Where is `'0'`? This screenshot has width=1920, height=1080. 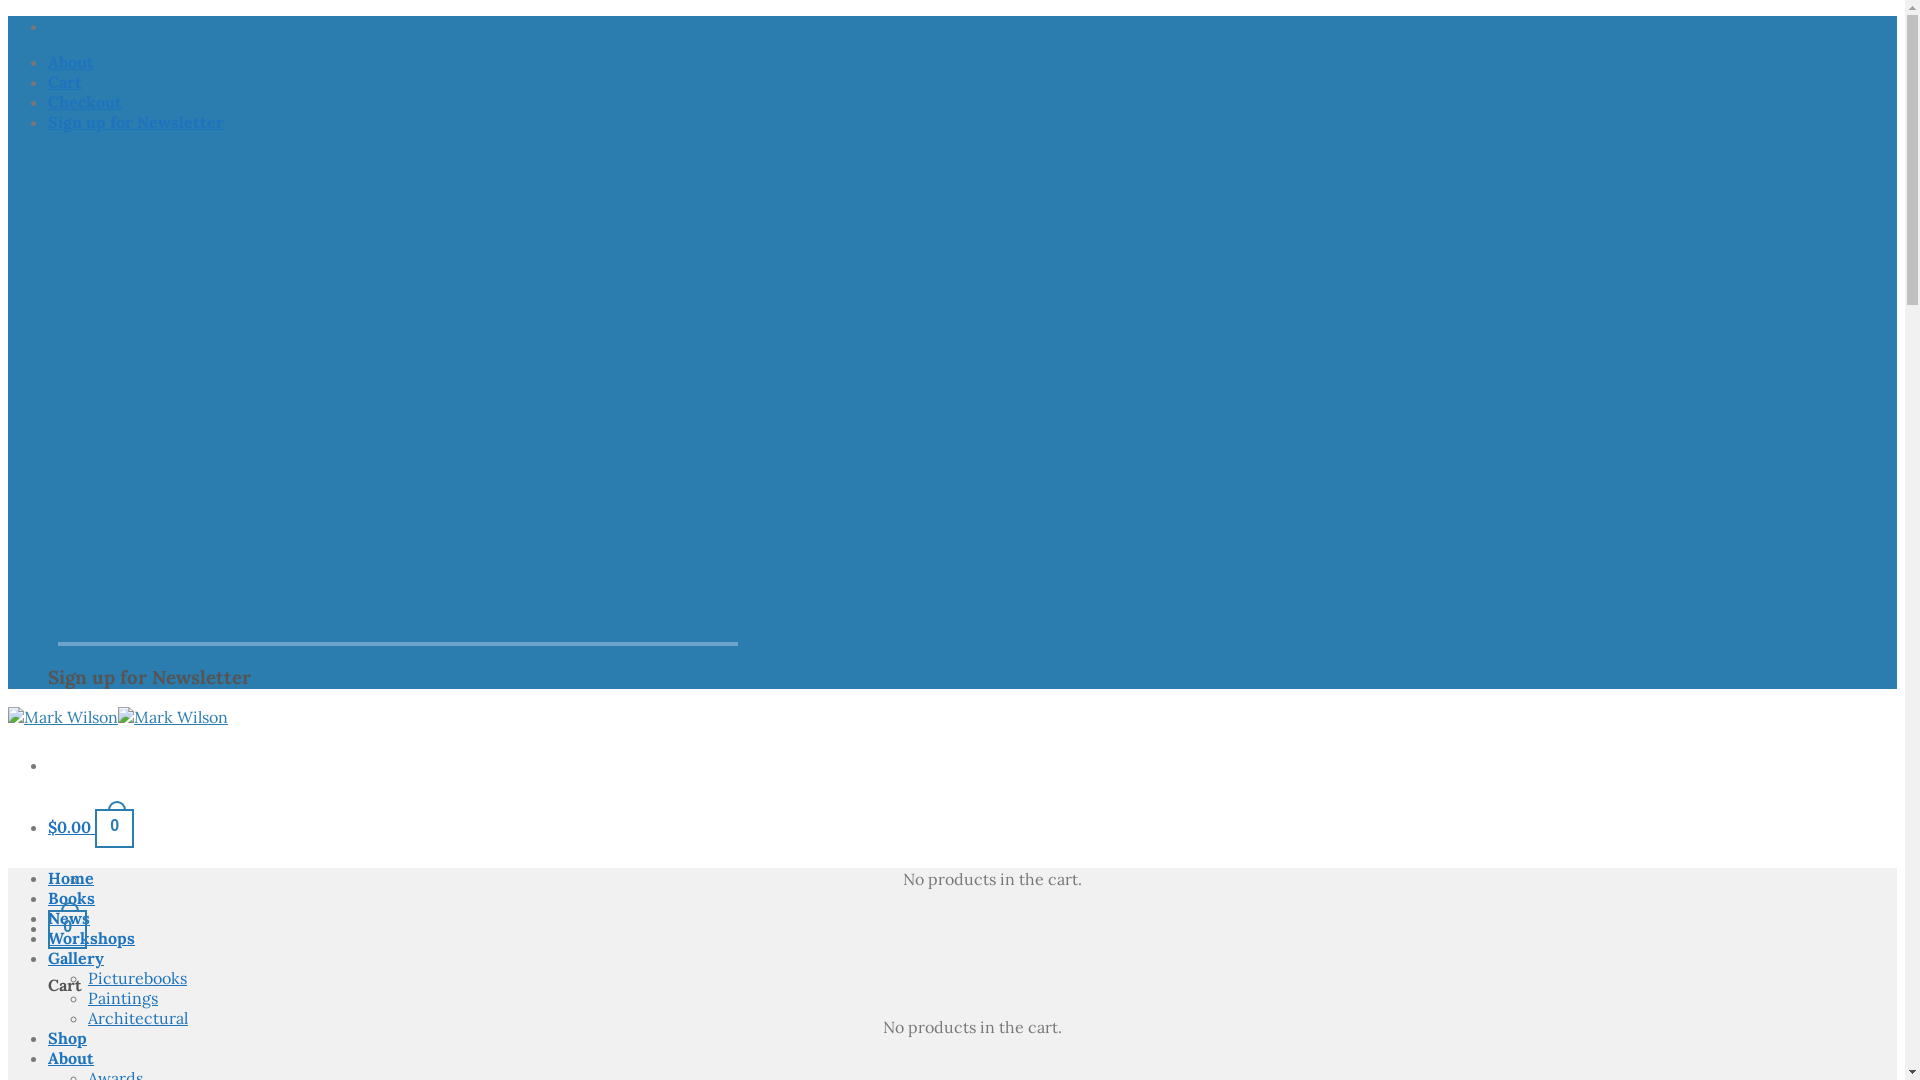 '0' is located at coordinates (67, 928).